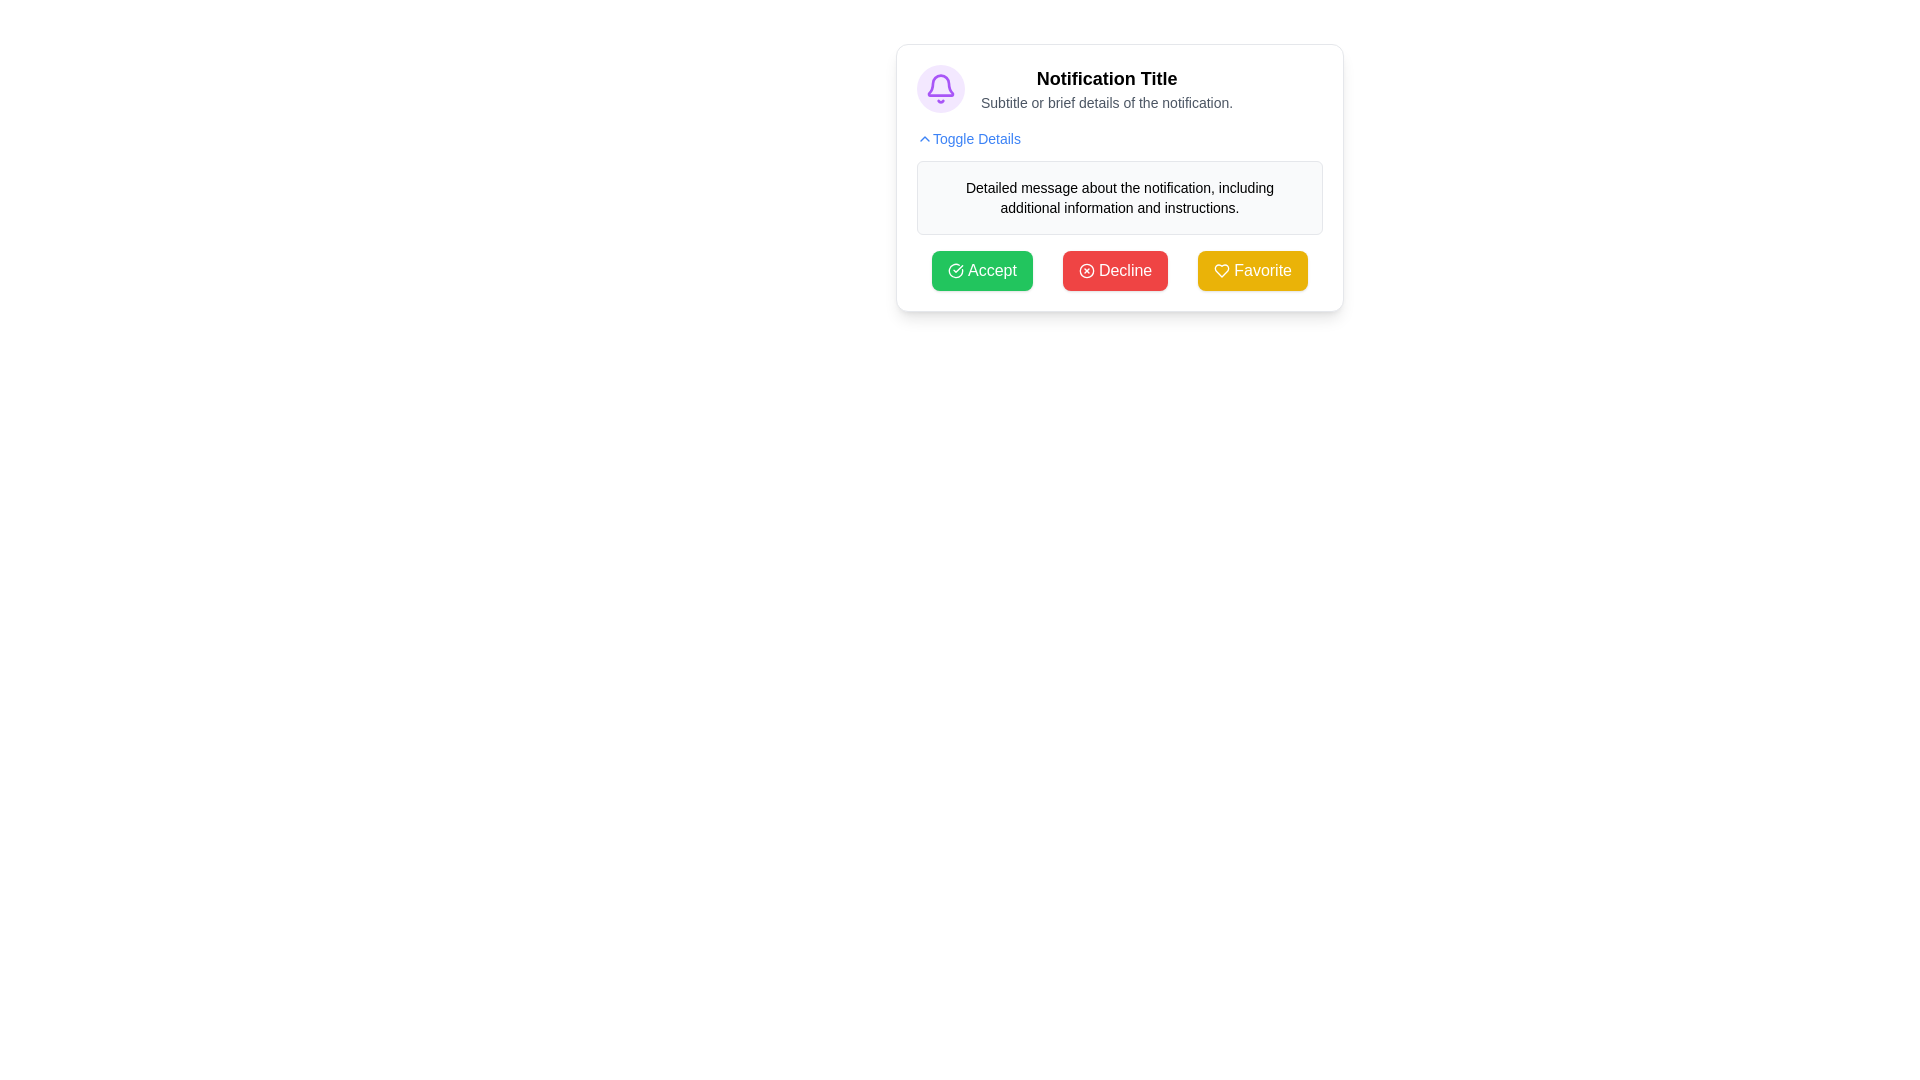  I want to click on the small upward-pointing chevron icon located in the 'Toggle Details' section of the notification card to trigger interaction effects, so click(924, 137).